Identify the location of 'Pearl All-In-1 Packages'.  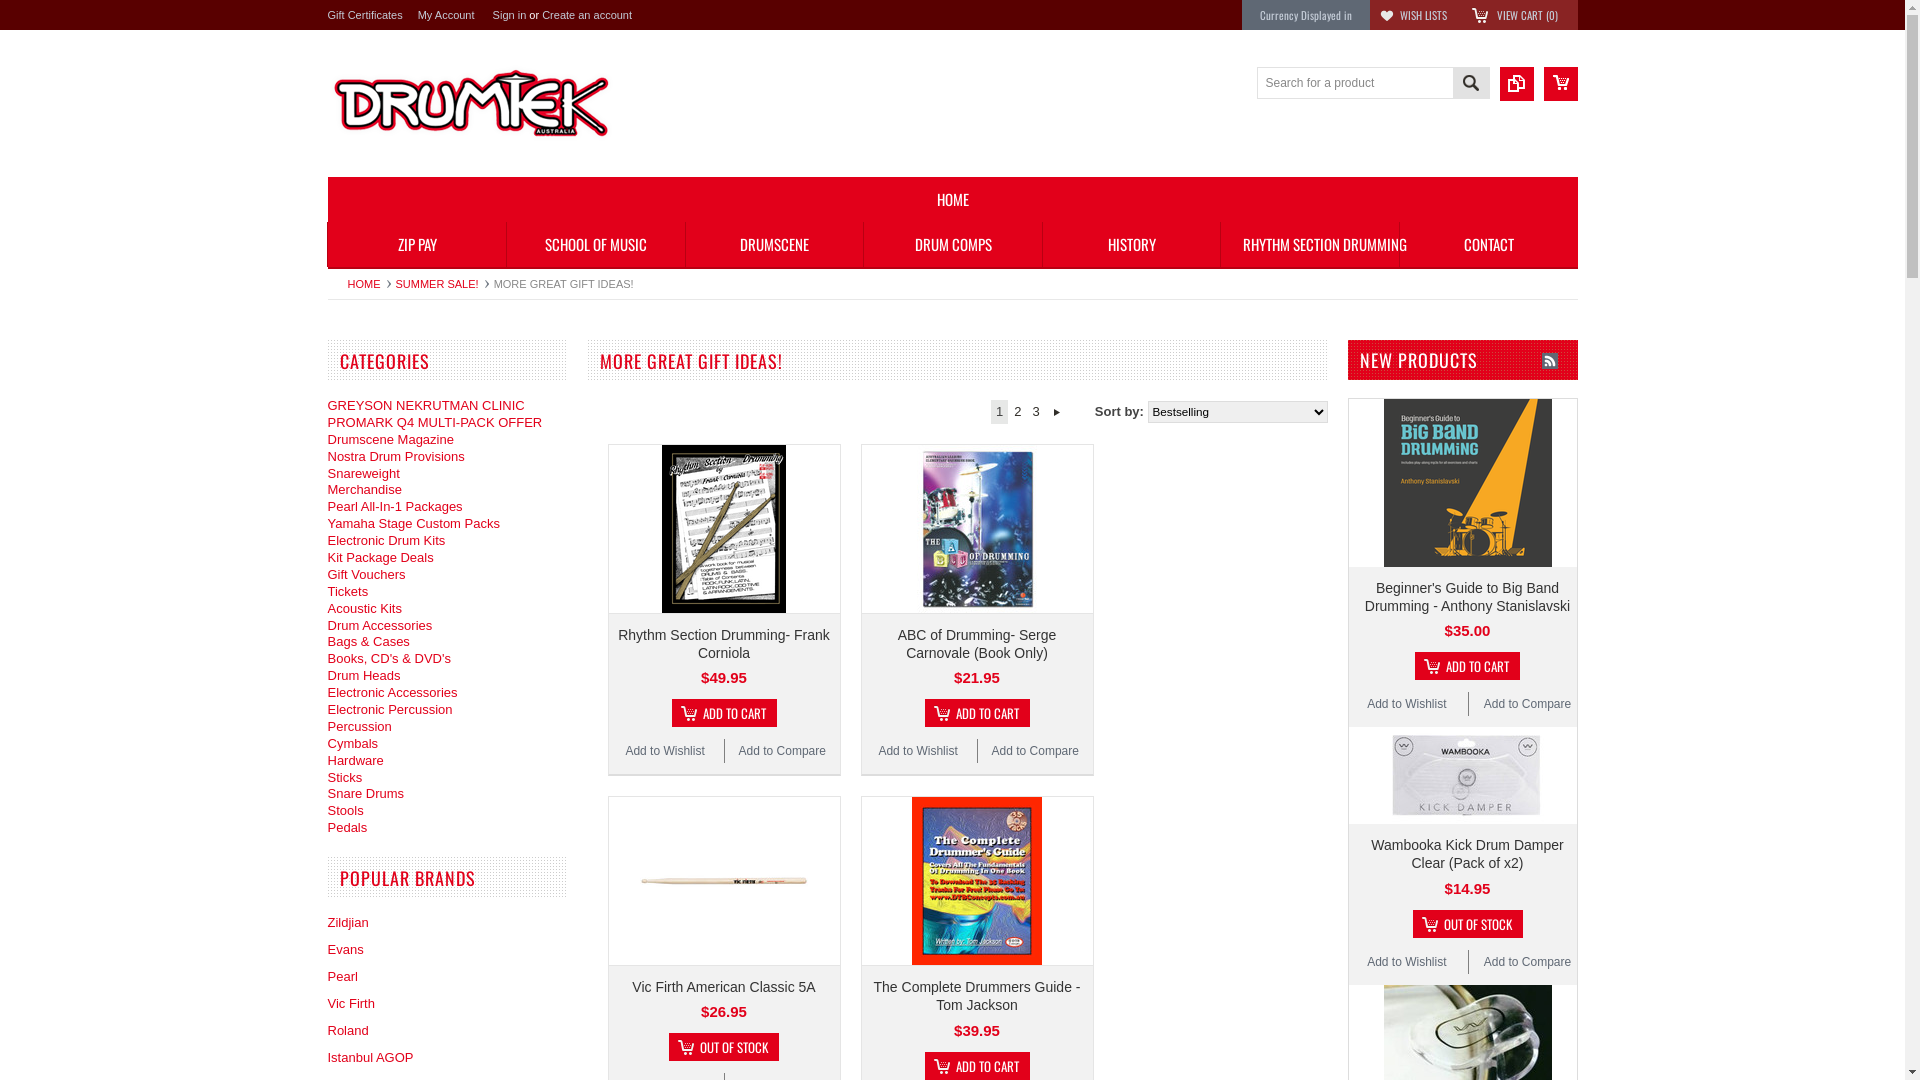
(395, 505).